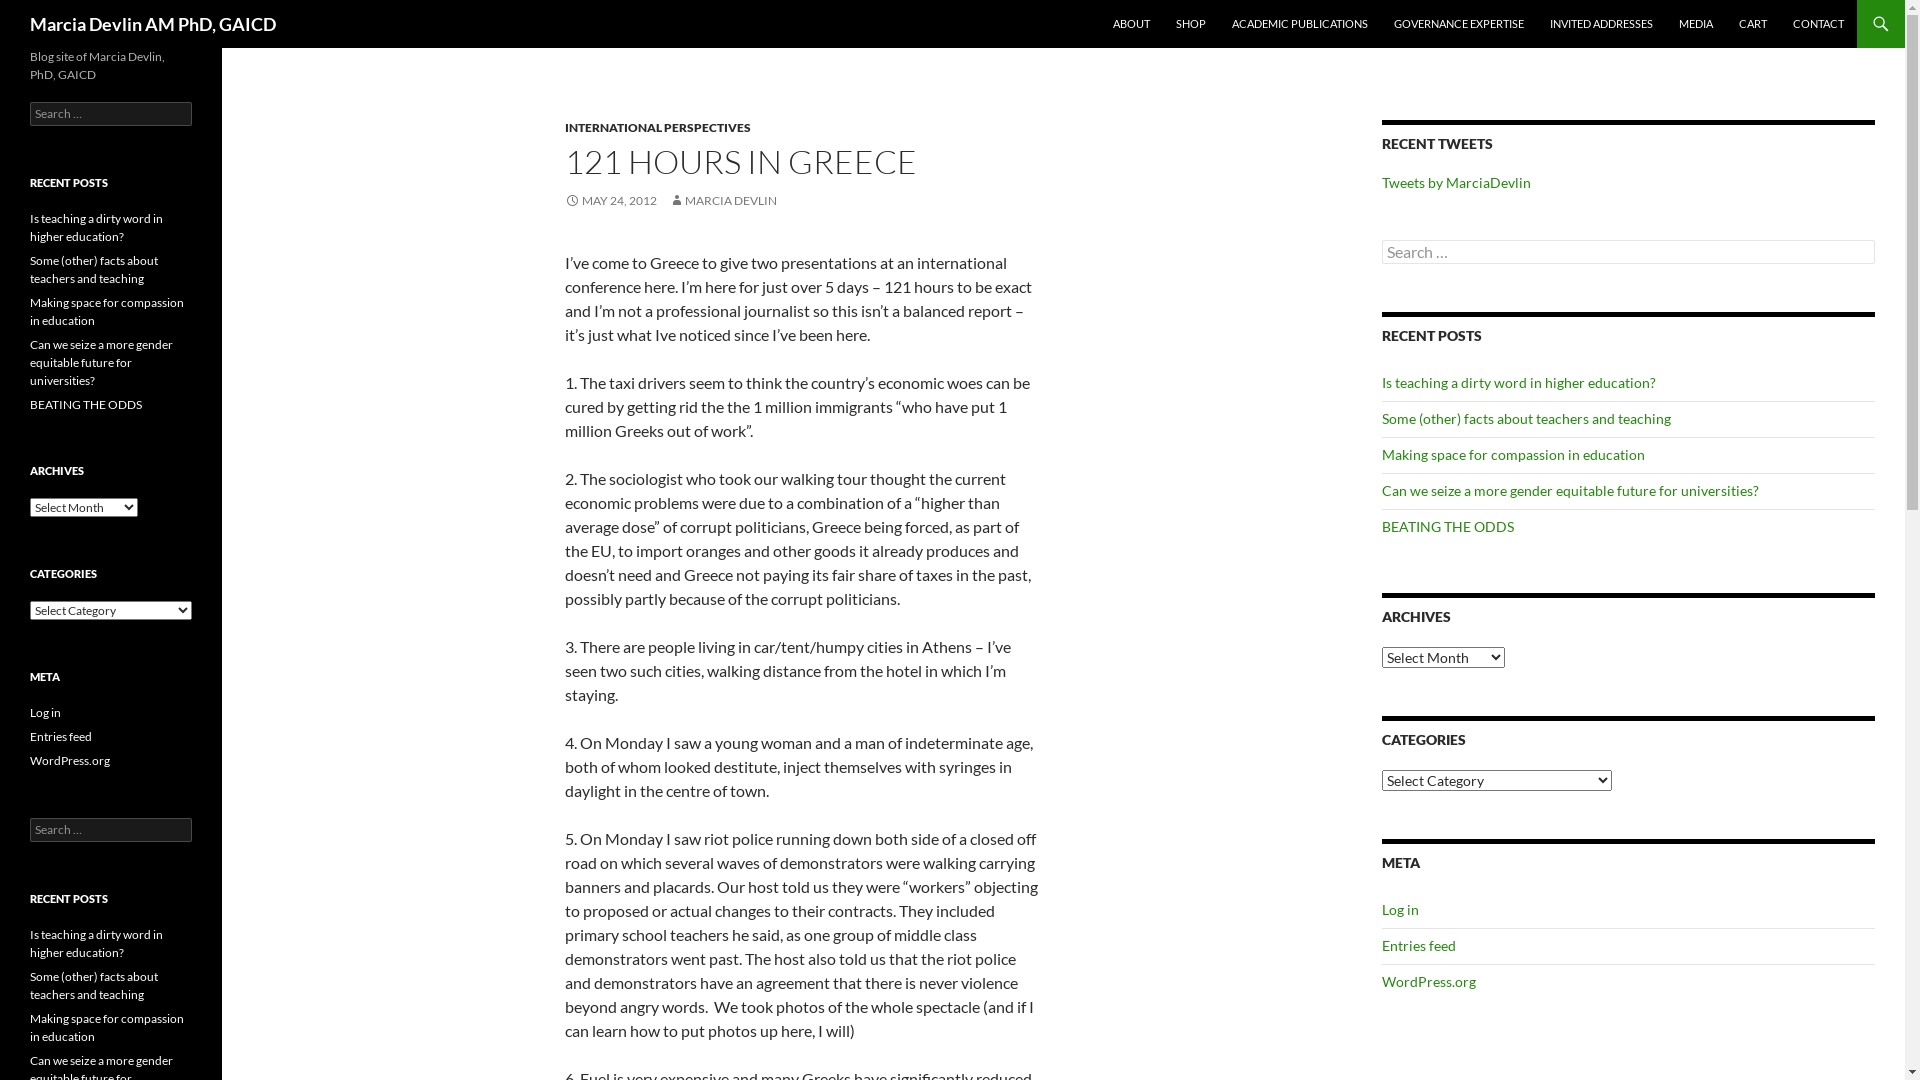 The image size is (1920, 1080). Describe the element at coordinates (1694, 23) in the screenshot. I see `'MEDIA'` at that location.